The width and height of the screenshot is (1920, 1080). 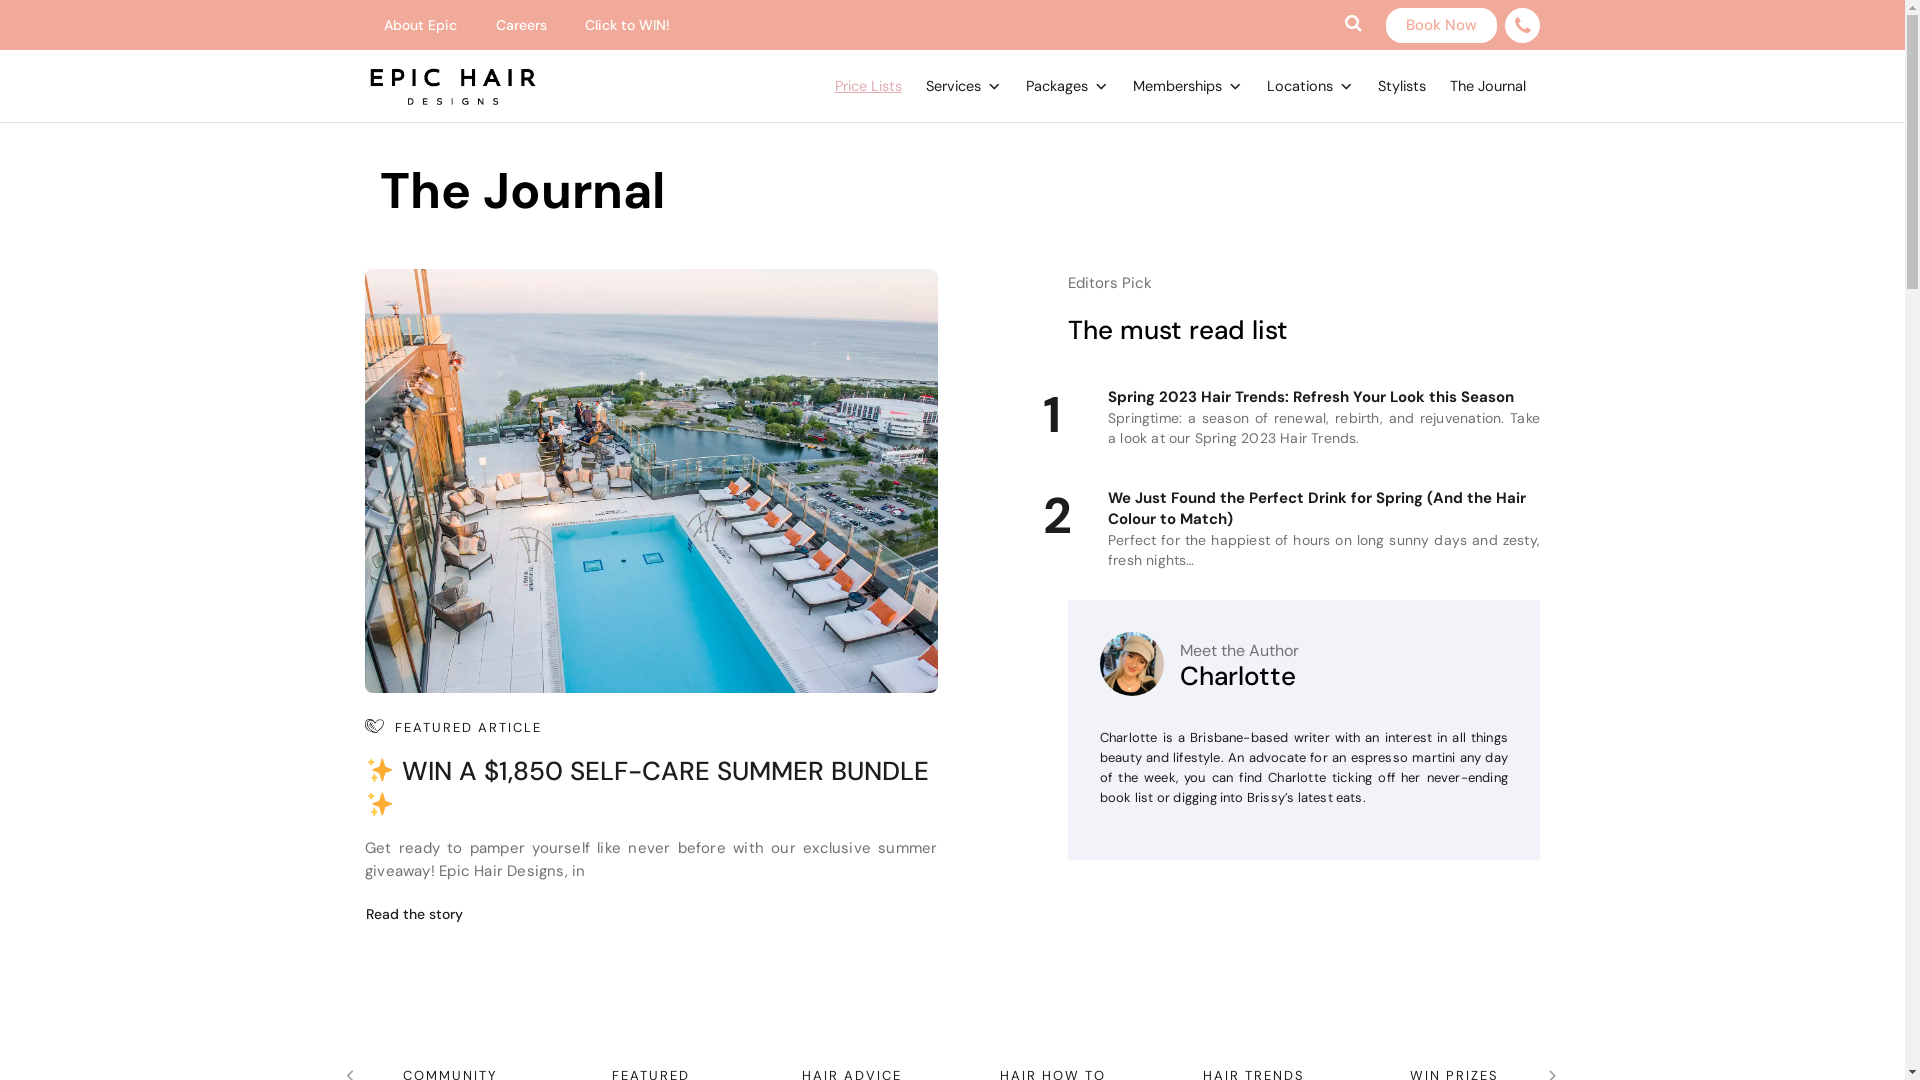 What do you see at coordinates (419, 25) in the screenshot?
I see `'About Epic'` at bounding box center [419, 25].